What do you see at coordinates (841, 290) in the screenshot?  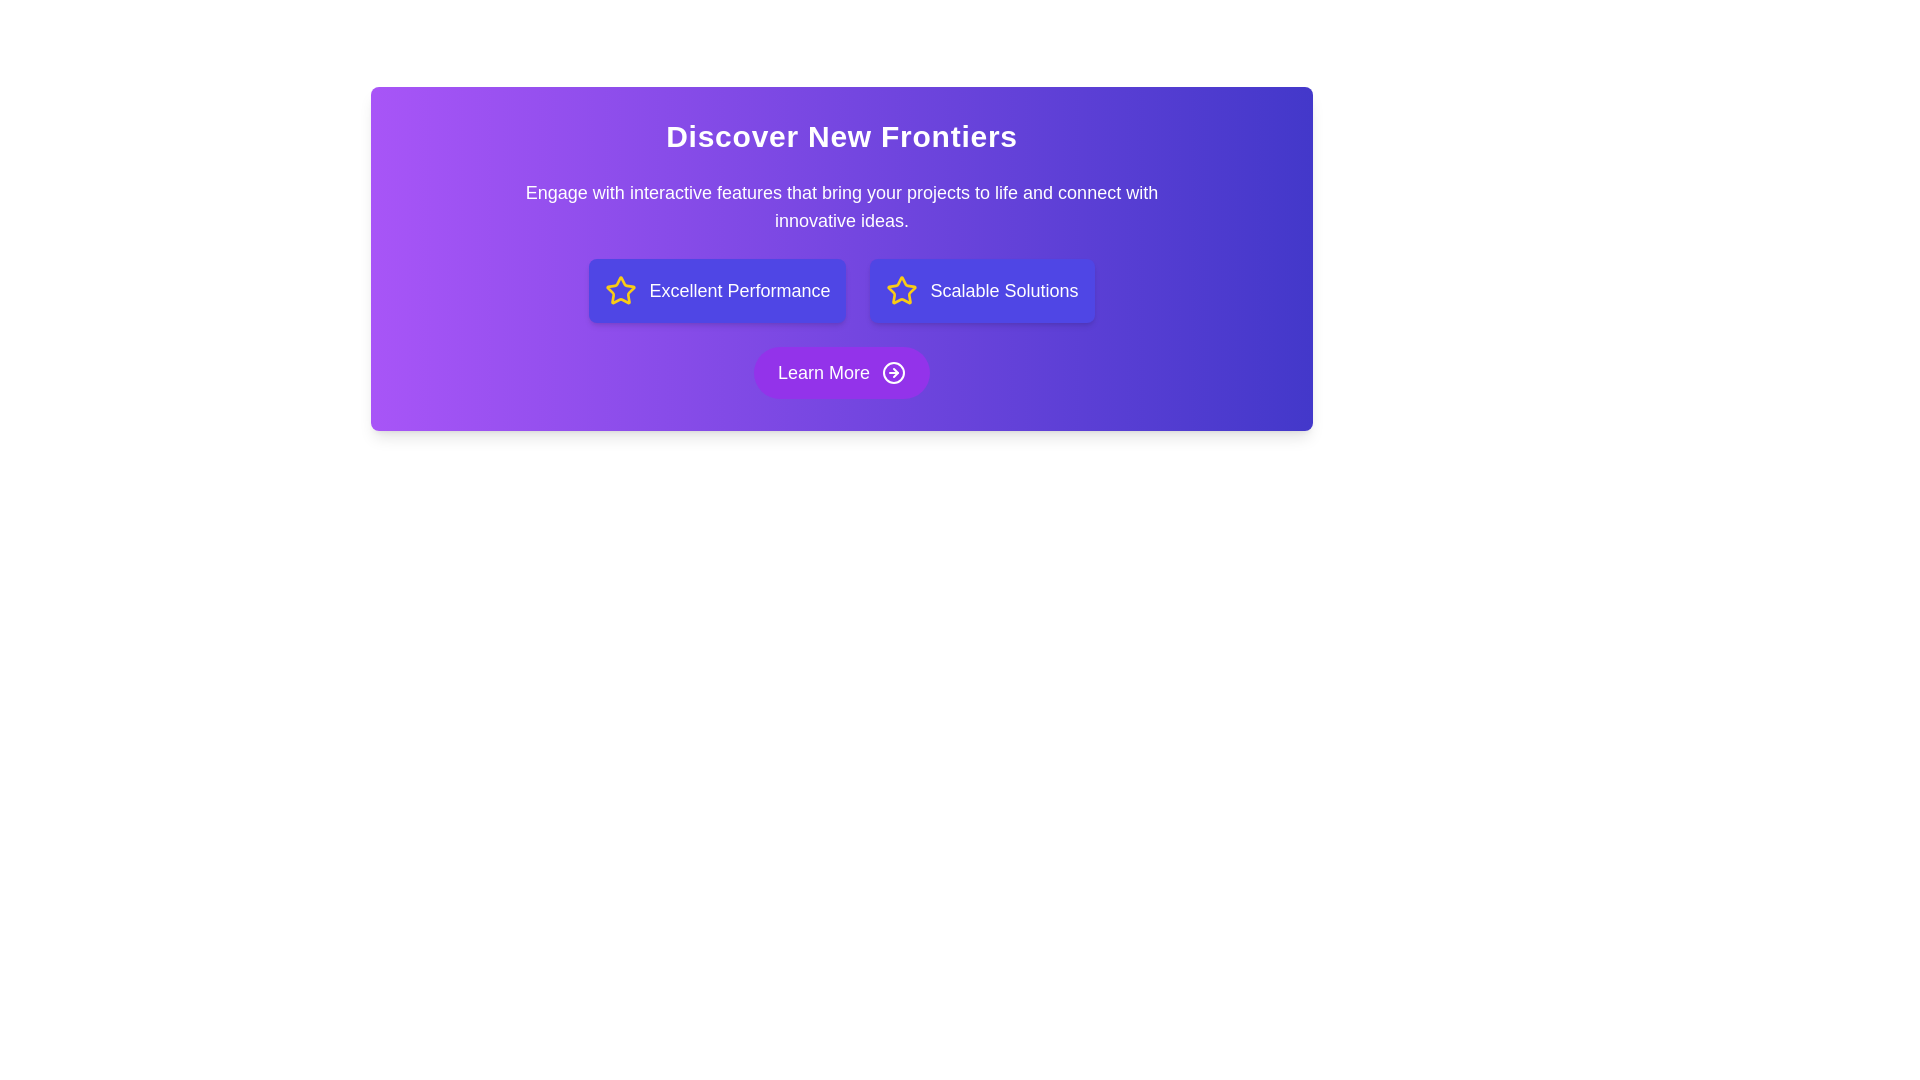 I see `the group of feature cards containing the labels 'Excellent Performance' and 'Scalable Solutions'` at bounding box center [841, 290].